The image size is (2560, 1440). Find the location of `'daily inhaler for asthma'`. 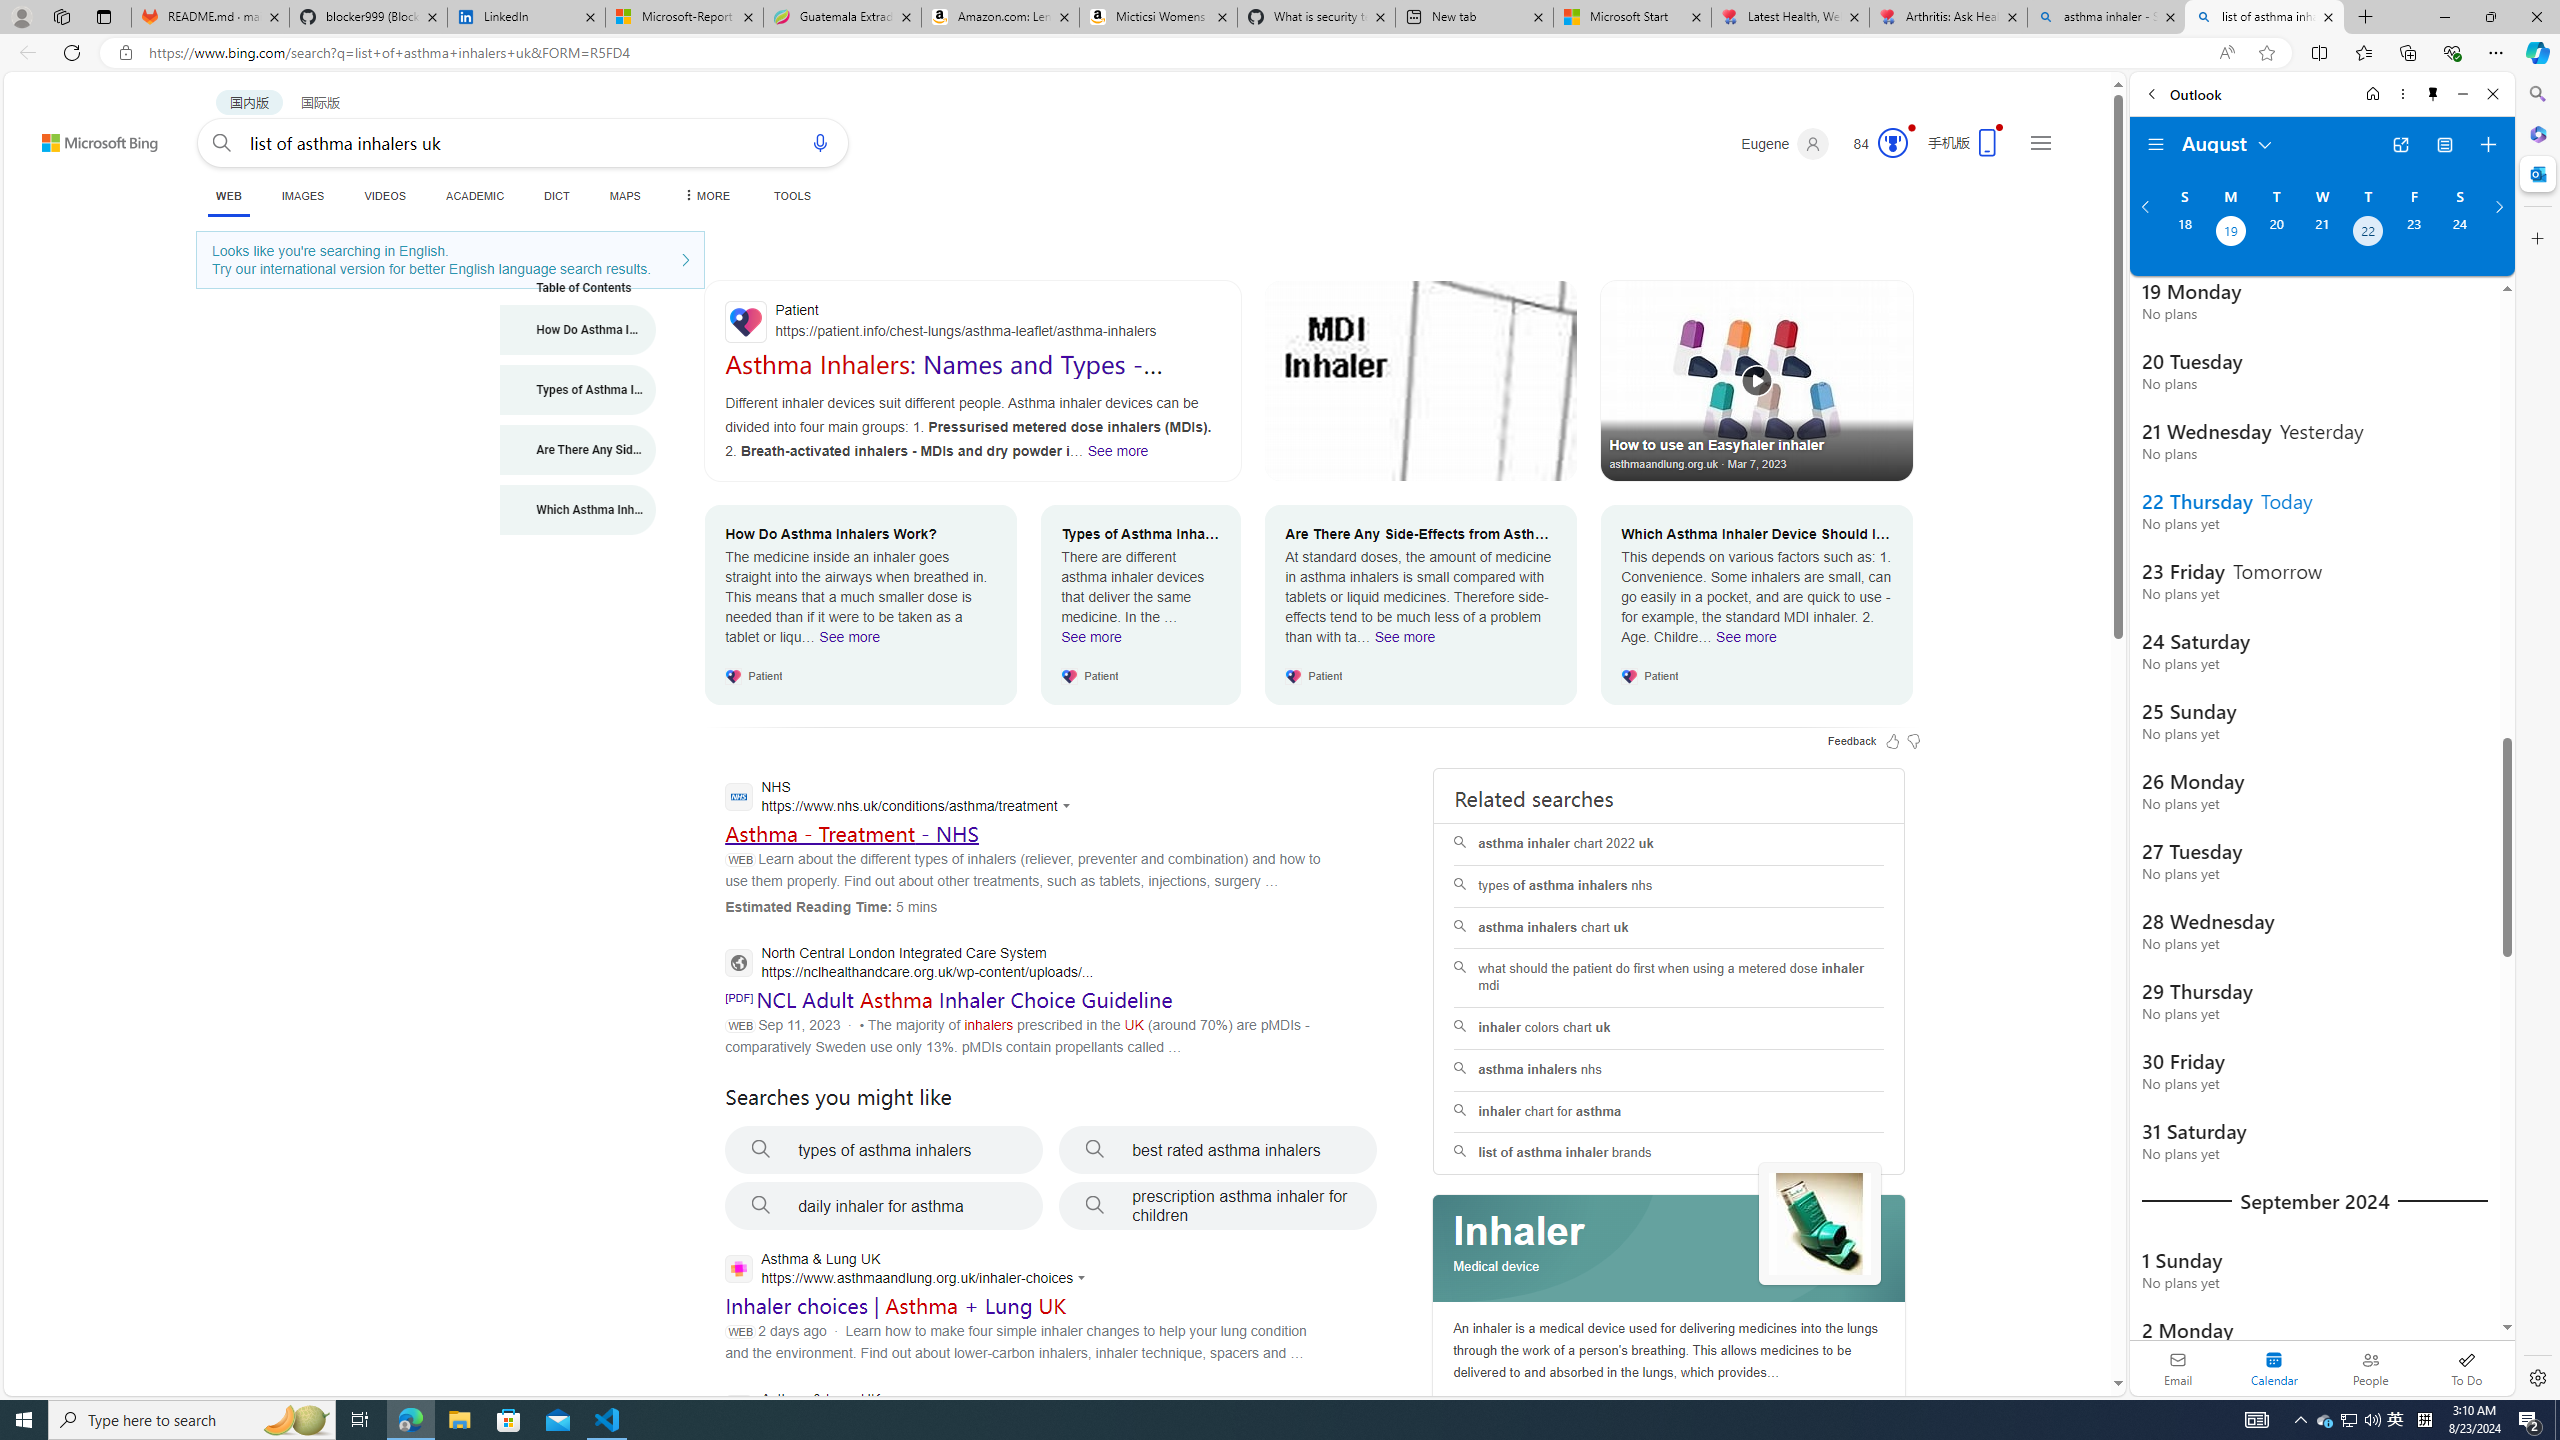

'daily inhaler for asthma' is located at coordinates (884, 1206).